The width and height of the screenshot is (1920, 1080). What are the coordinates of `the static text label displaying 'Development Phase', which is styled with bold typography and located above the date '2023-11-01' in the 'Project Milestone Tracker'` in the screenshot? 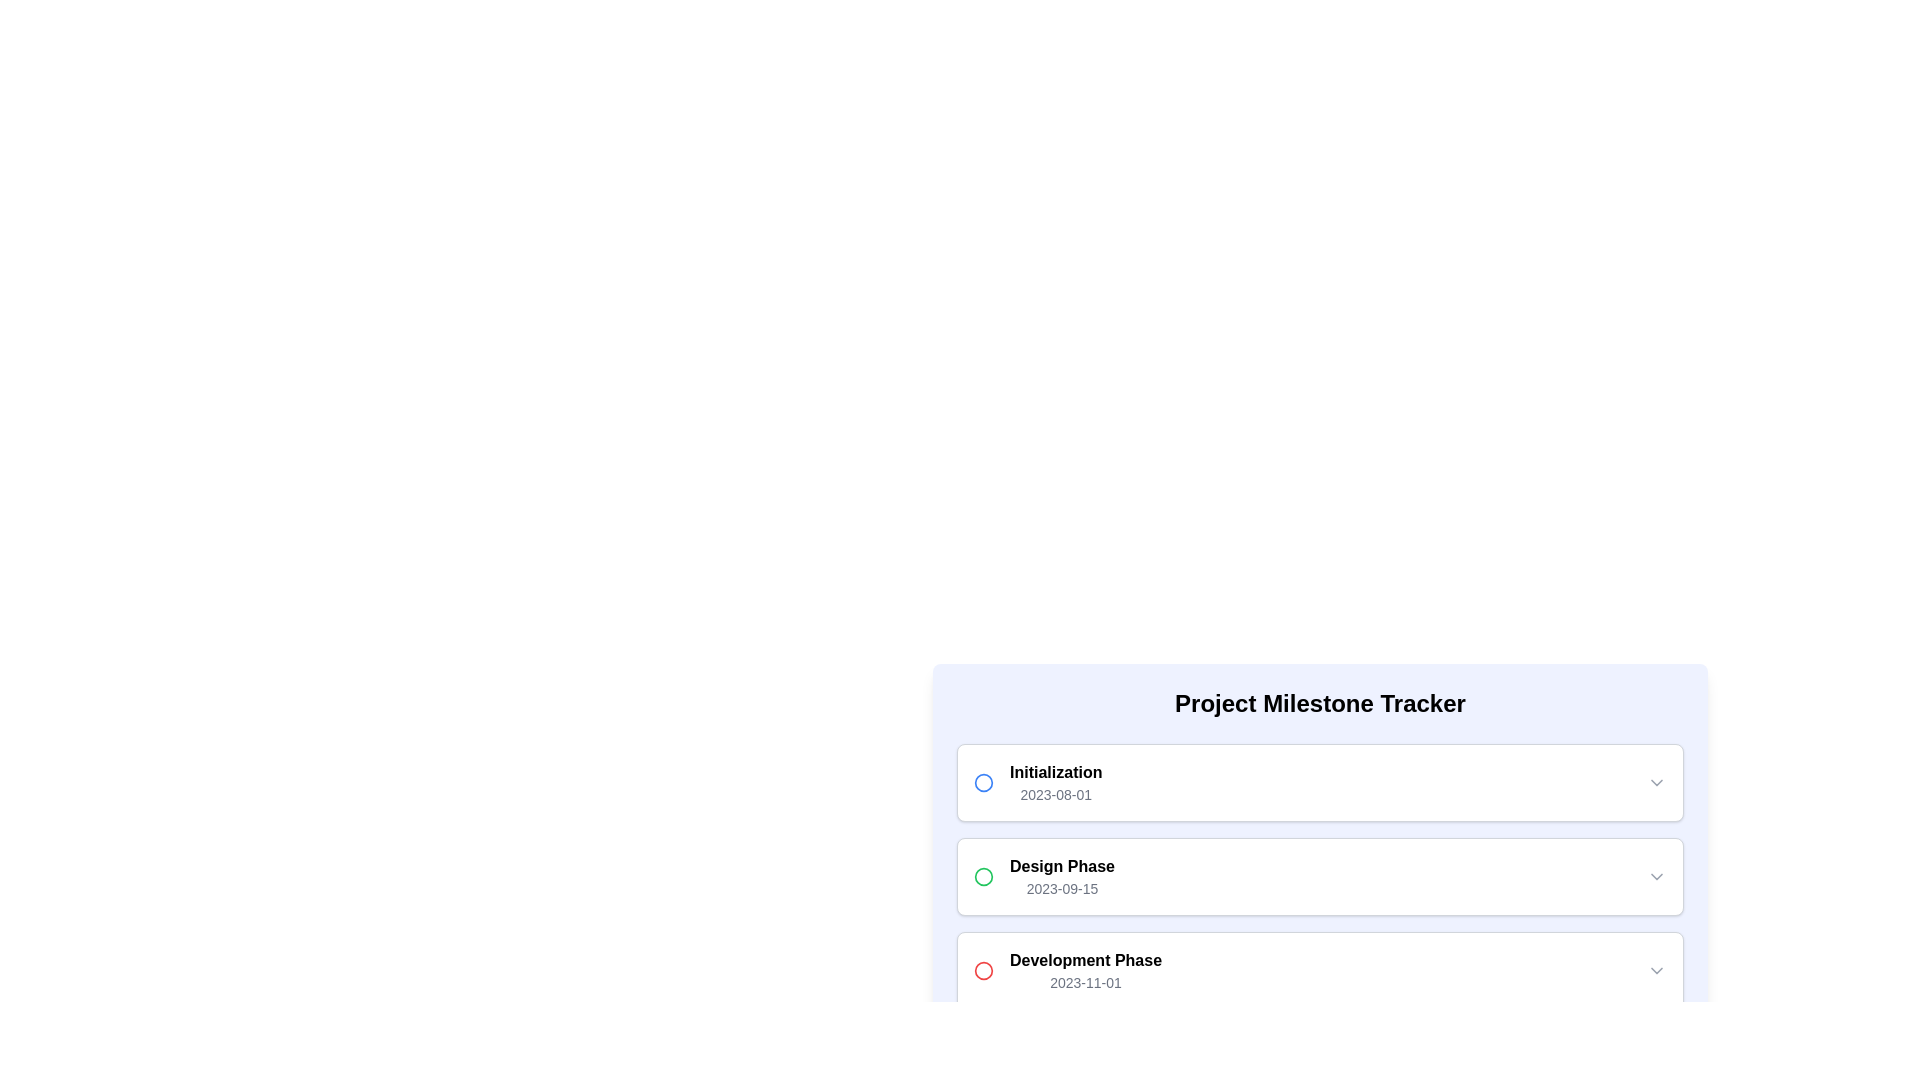 It's located at (1084, 959).